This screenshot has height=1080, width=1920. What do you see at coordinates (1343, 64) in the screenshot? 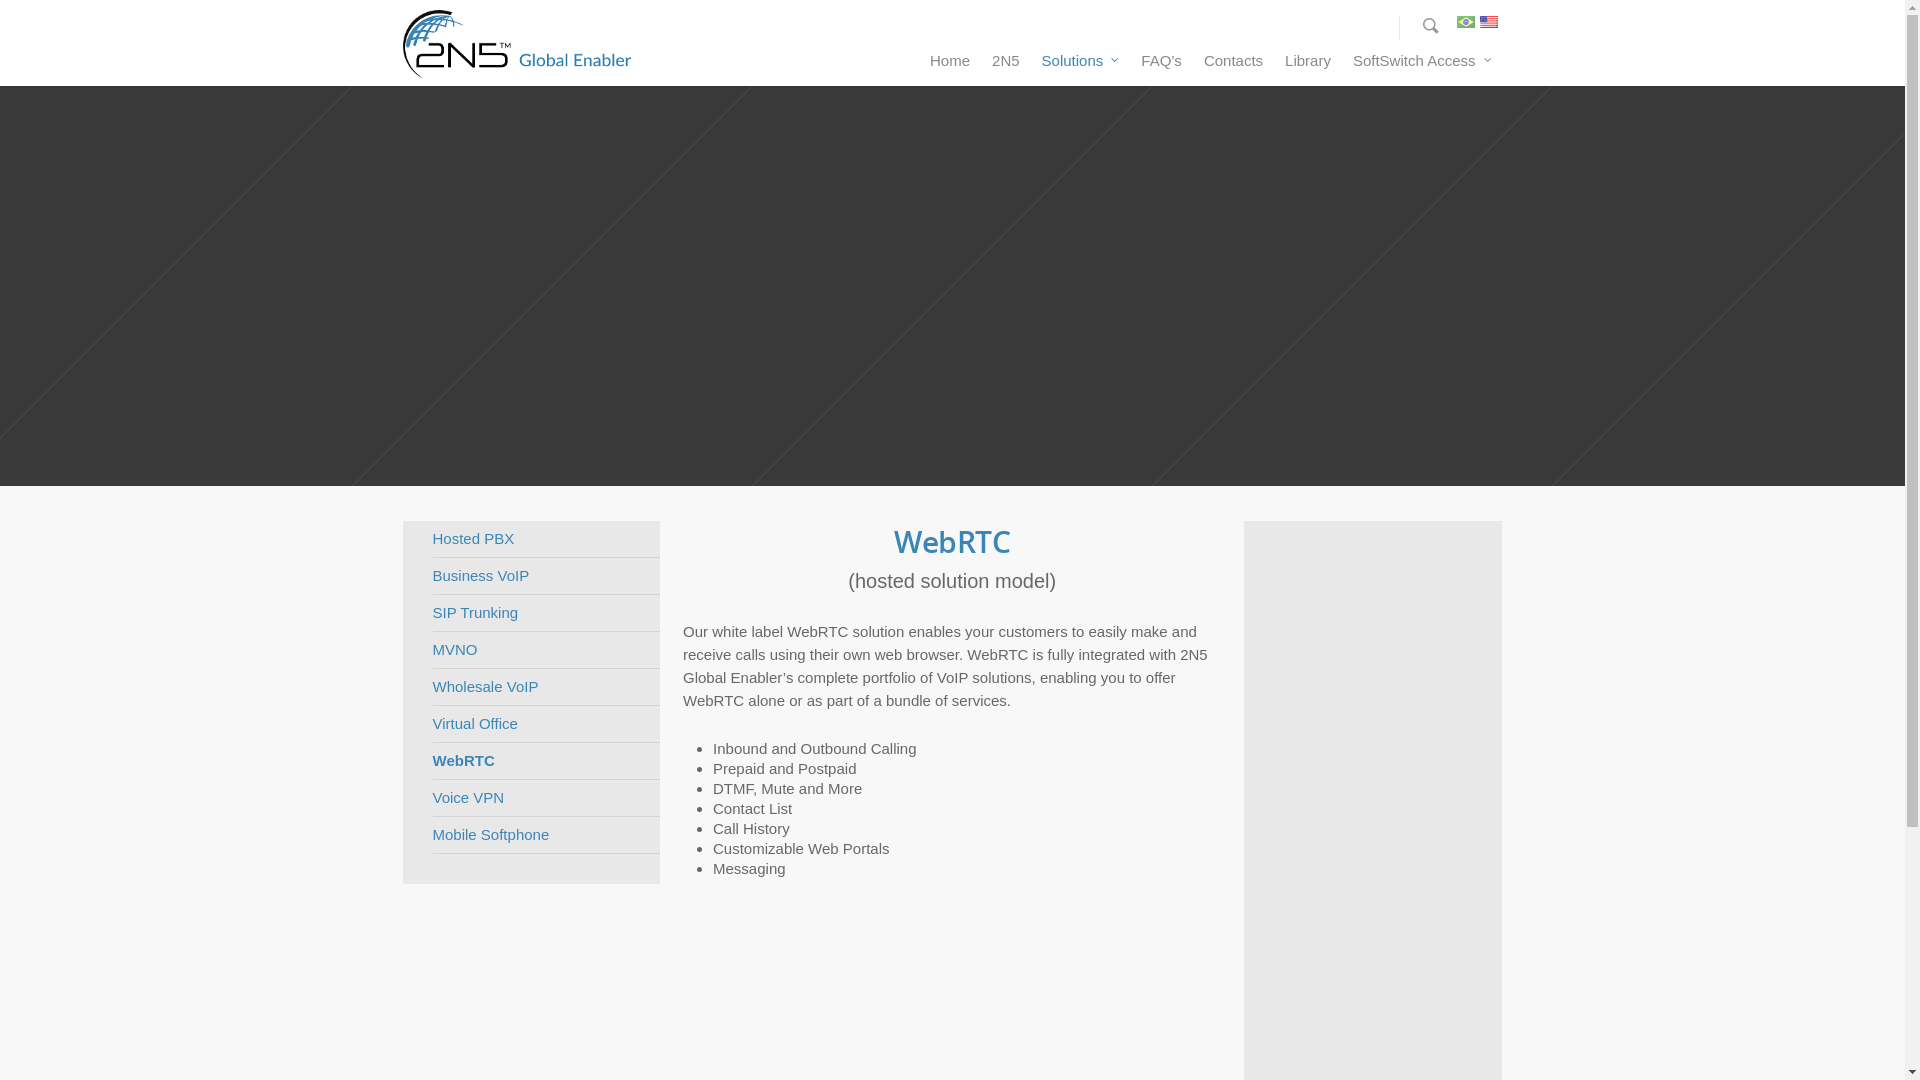
I see `'SoftSwitch Access'` at bounding box center [1343, 64].